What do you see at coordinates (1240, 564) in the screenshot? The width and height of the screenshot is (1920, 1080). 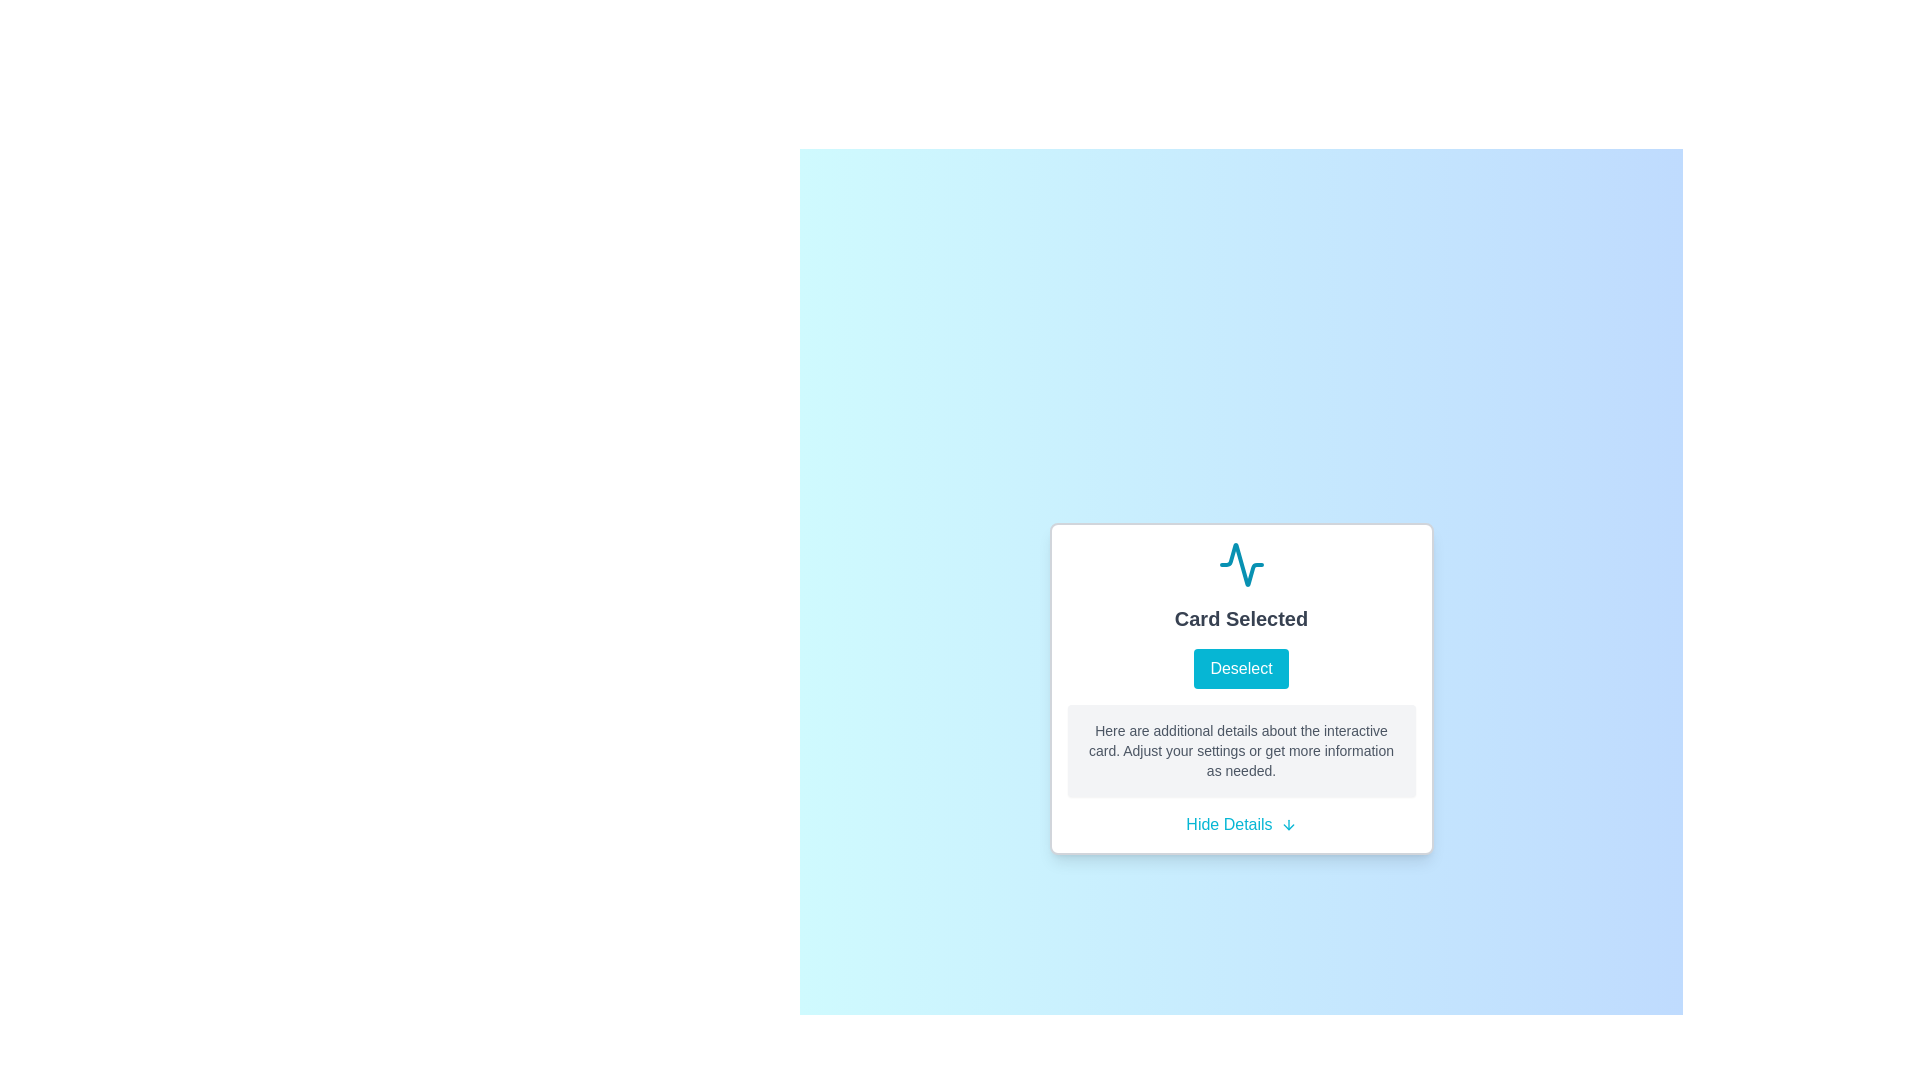 I see `the cyan-colored activity graph icon, which features a distinct waveform-like pattern and is positioned at the top center of the card content labeled 'Card Selected'` at bounding box center [1240, 564].